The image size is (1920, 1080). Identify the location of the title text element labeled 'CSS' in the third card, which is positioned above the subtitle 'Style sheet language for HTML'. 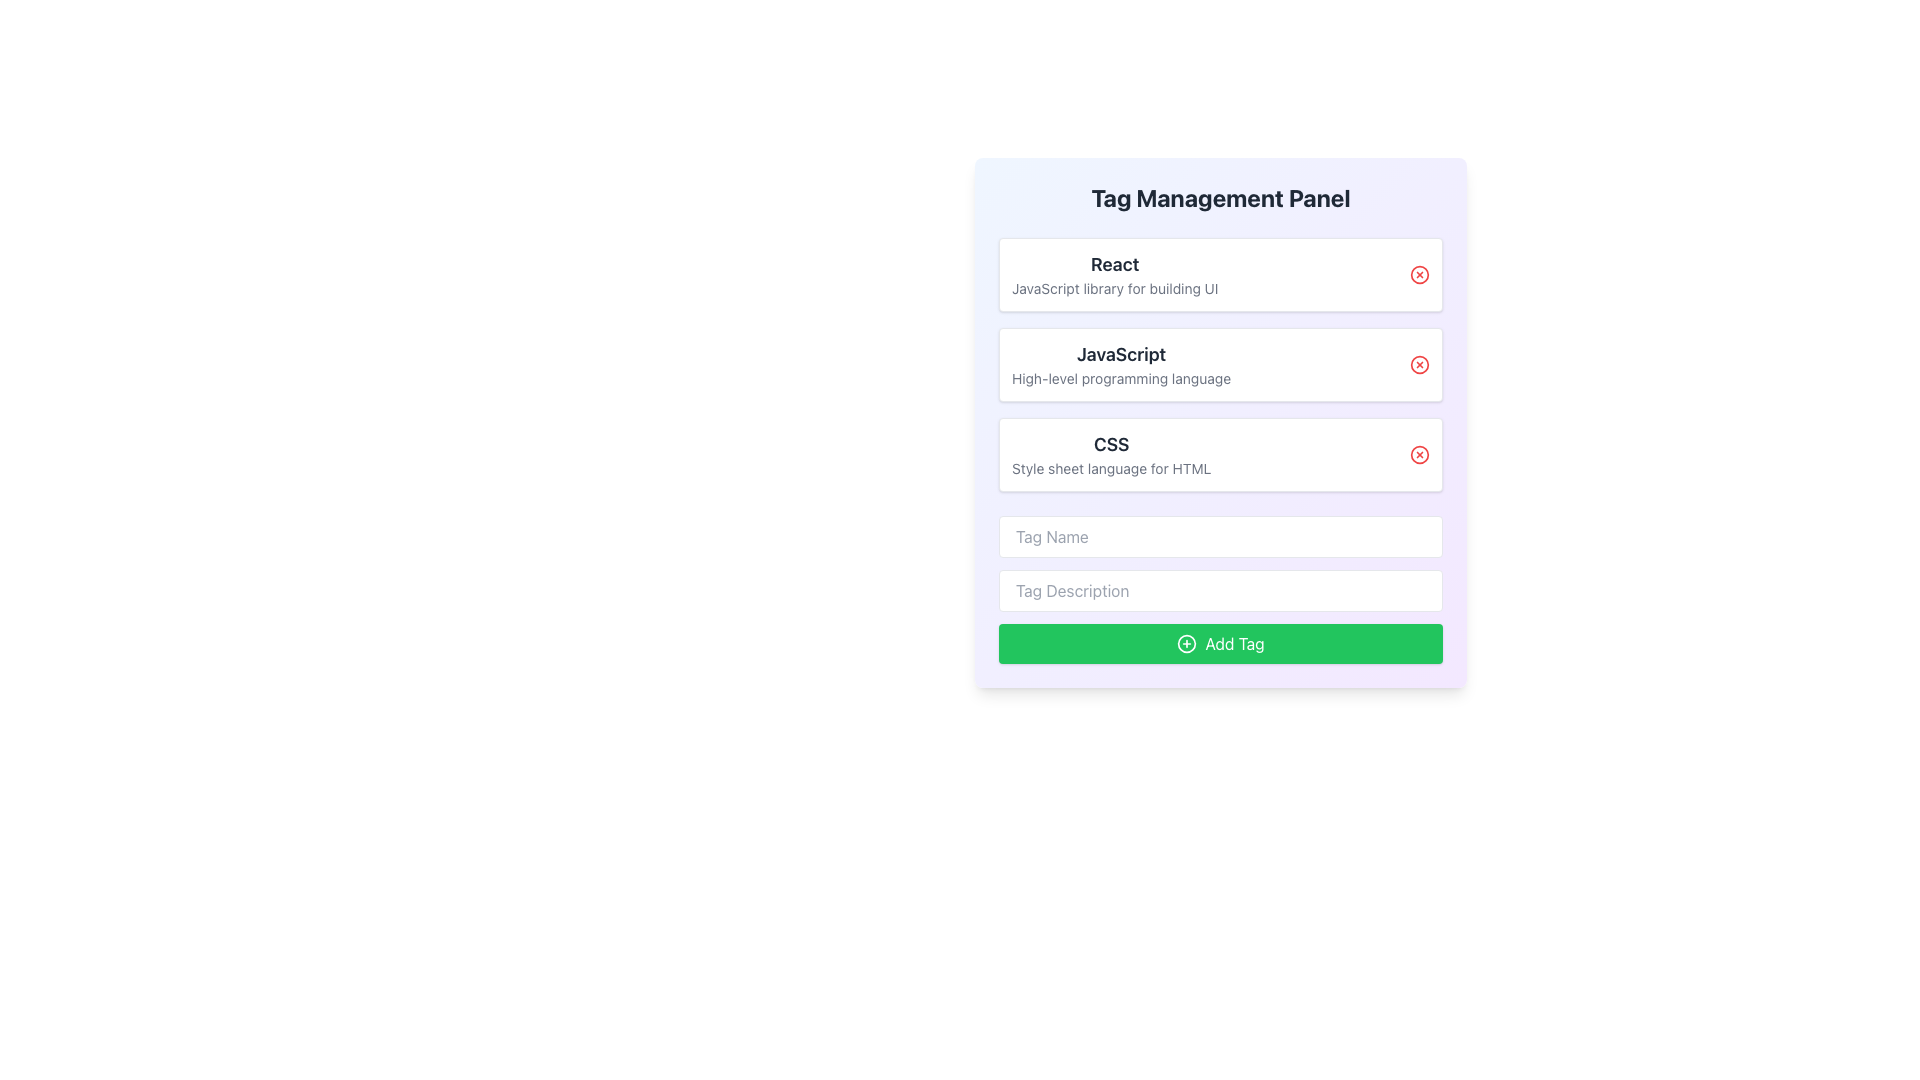
(1110, 443).